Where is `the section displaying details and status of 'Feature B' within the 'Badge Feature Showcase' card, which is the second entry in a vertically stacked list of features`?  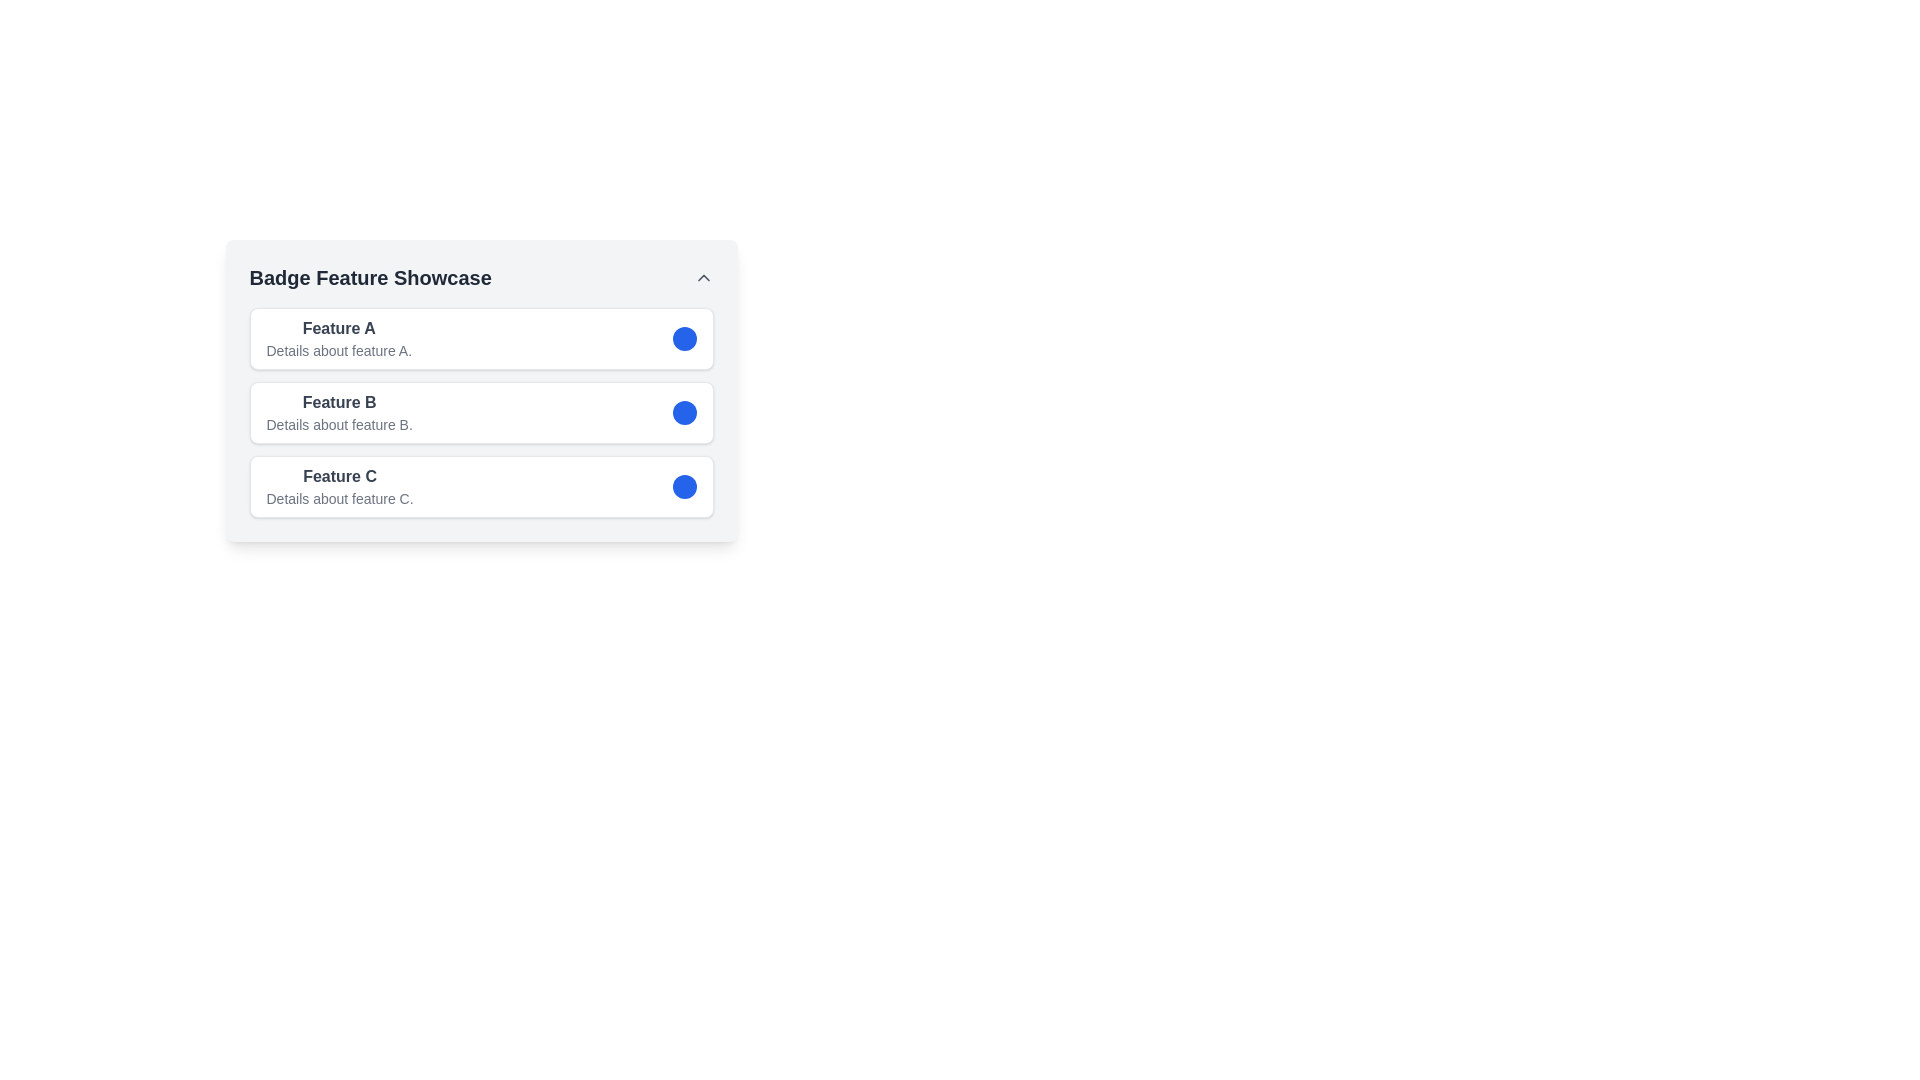 the section displaying details and status of 'Feature B' within the 'Badge Feature Showcase' card, which is the second entry in a vertically stacked list of features is located at coordinates (481, 411).